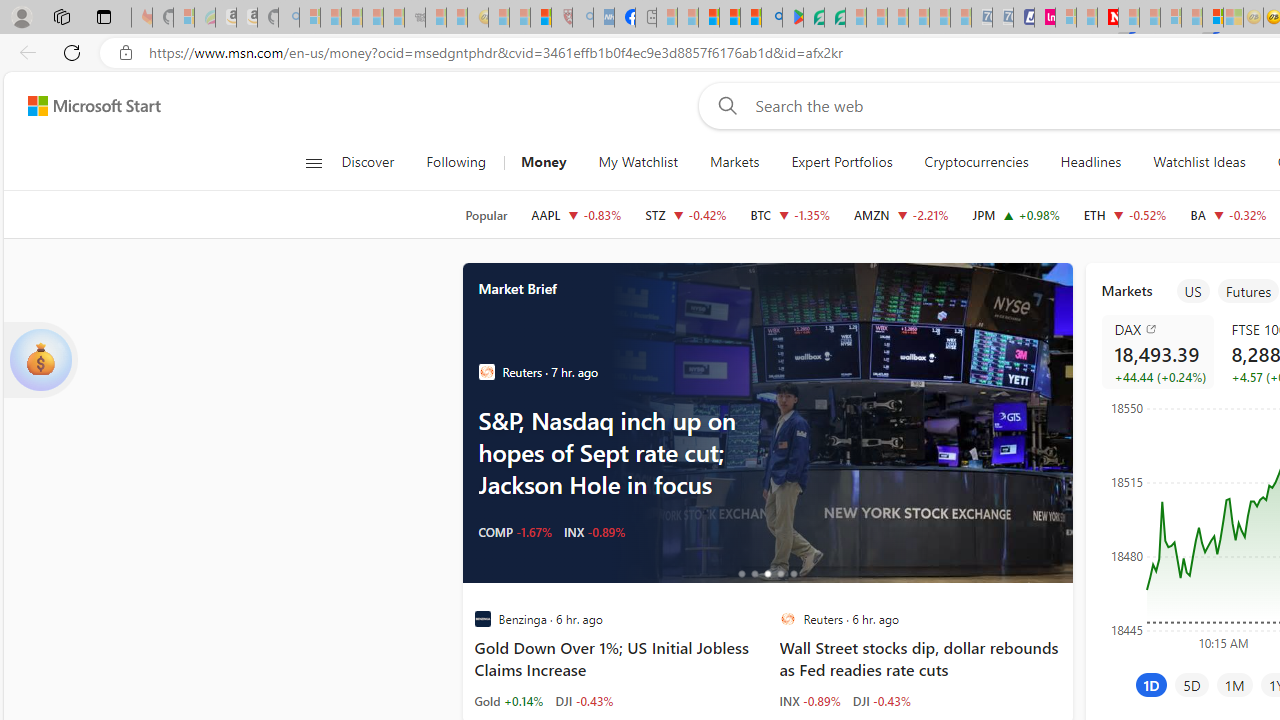 This screenshot has width=1280, height=720. I want to click on 'DAX DAX increase 18,493.39 +44.44 +0.24%', so click(1157, 351).